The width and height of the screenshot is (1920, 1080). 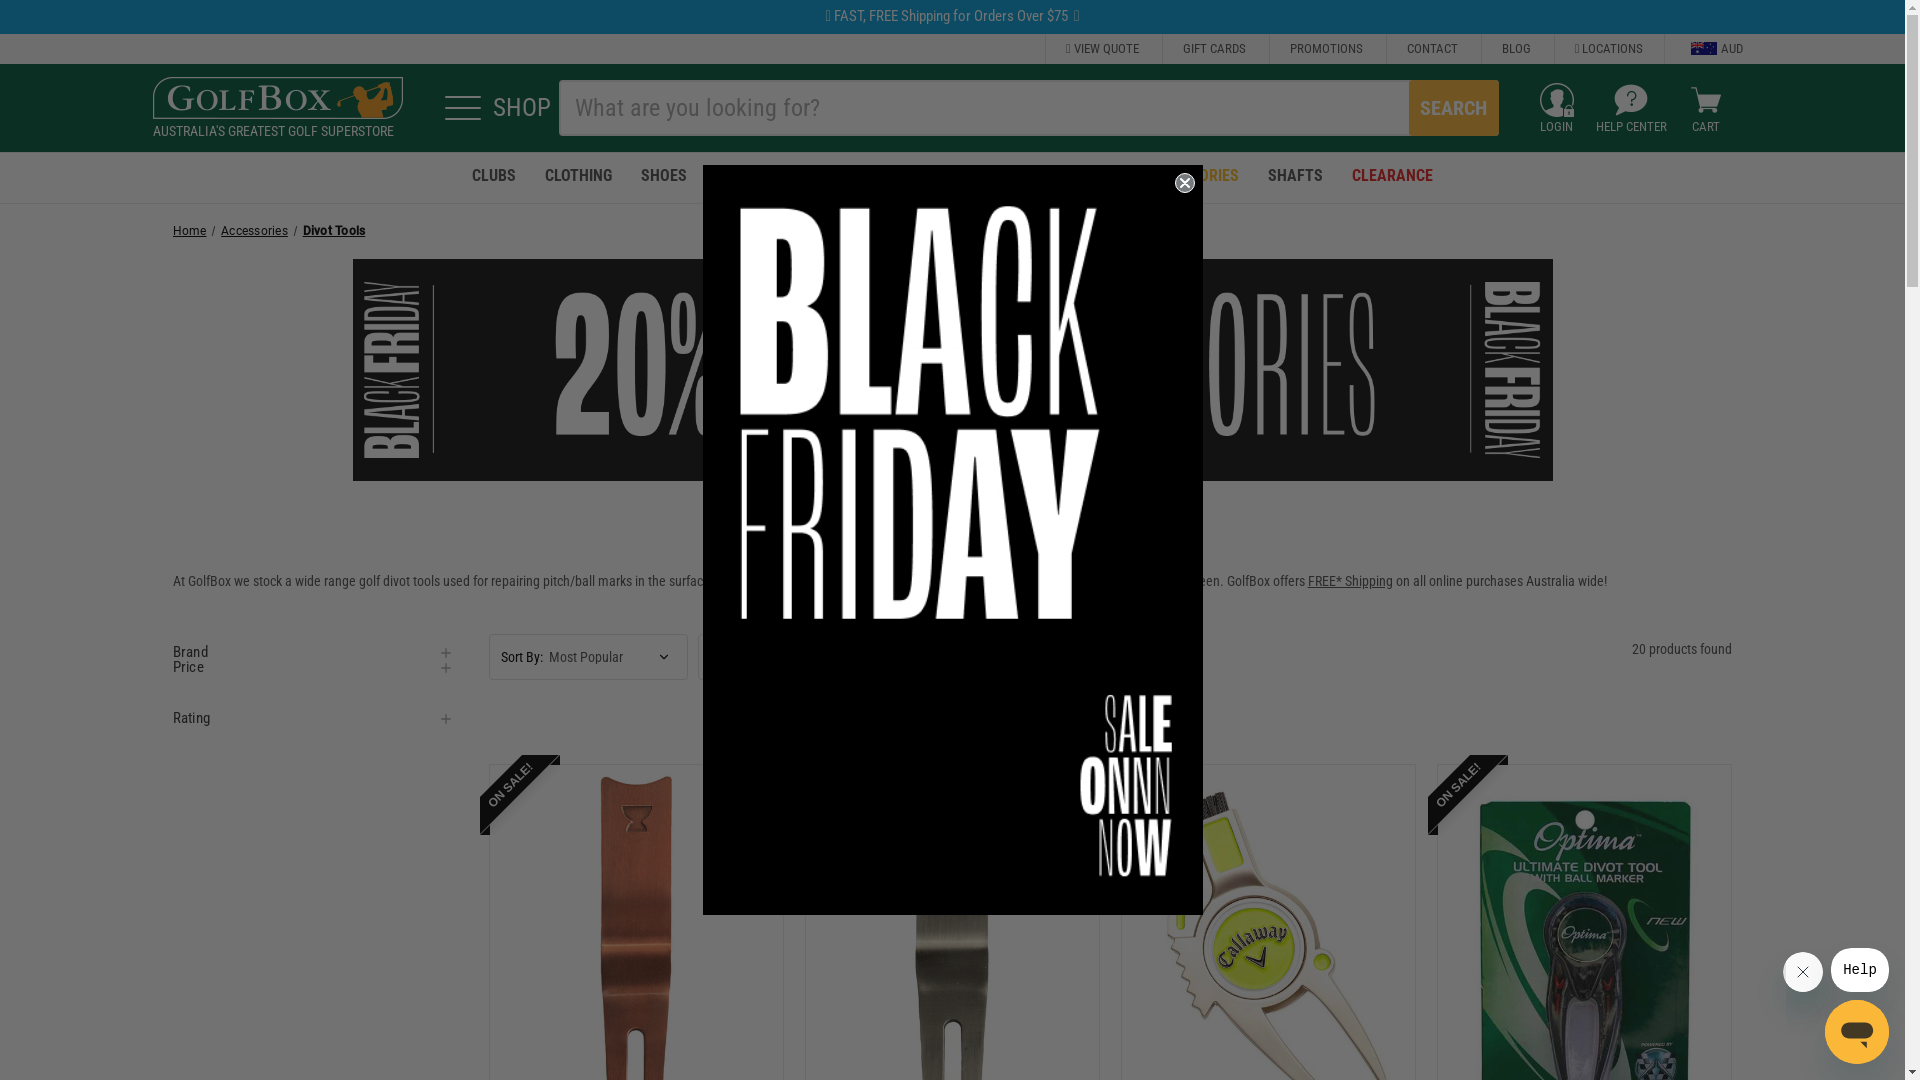 What do you see at coordinates (1129, 176) in the screenshot?
I see `'ACCESSORIES'` at bounding box center [1129, 176].